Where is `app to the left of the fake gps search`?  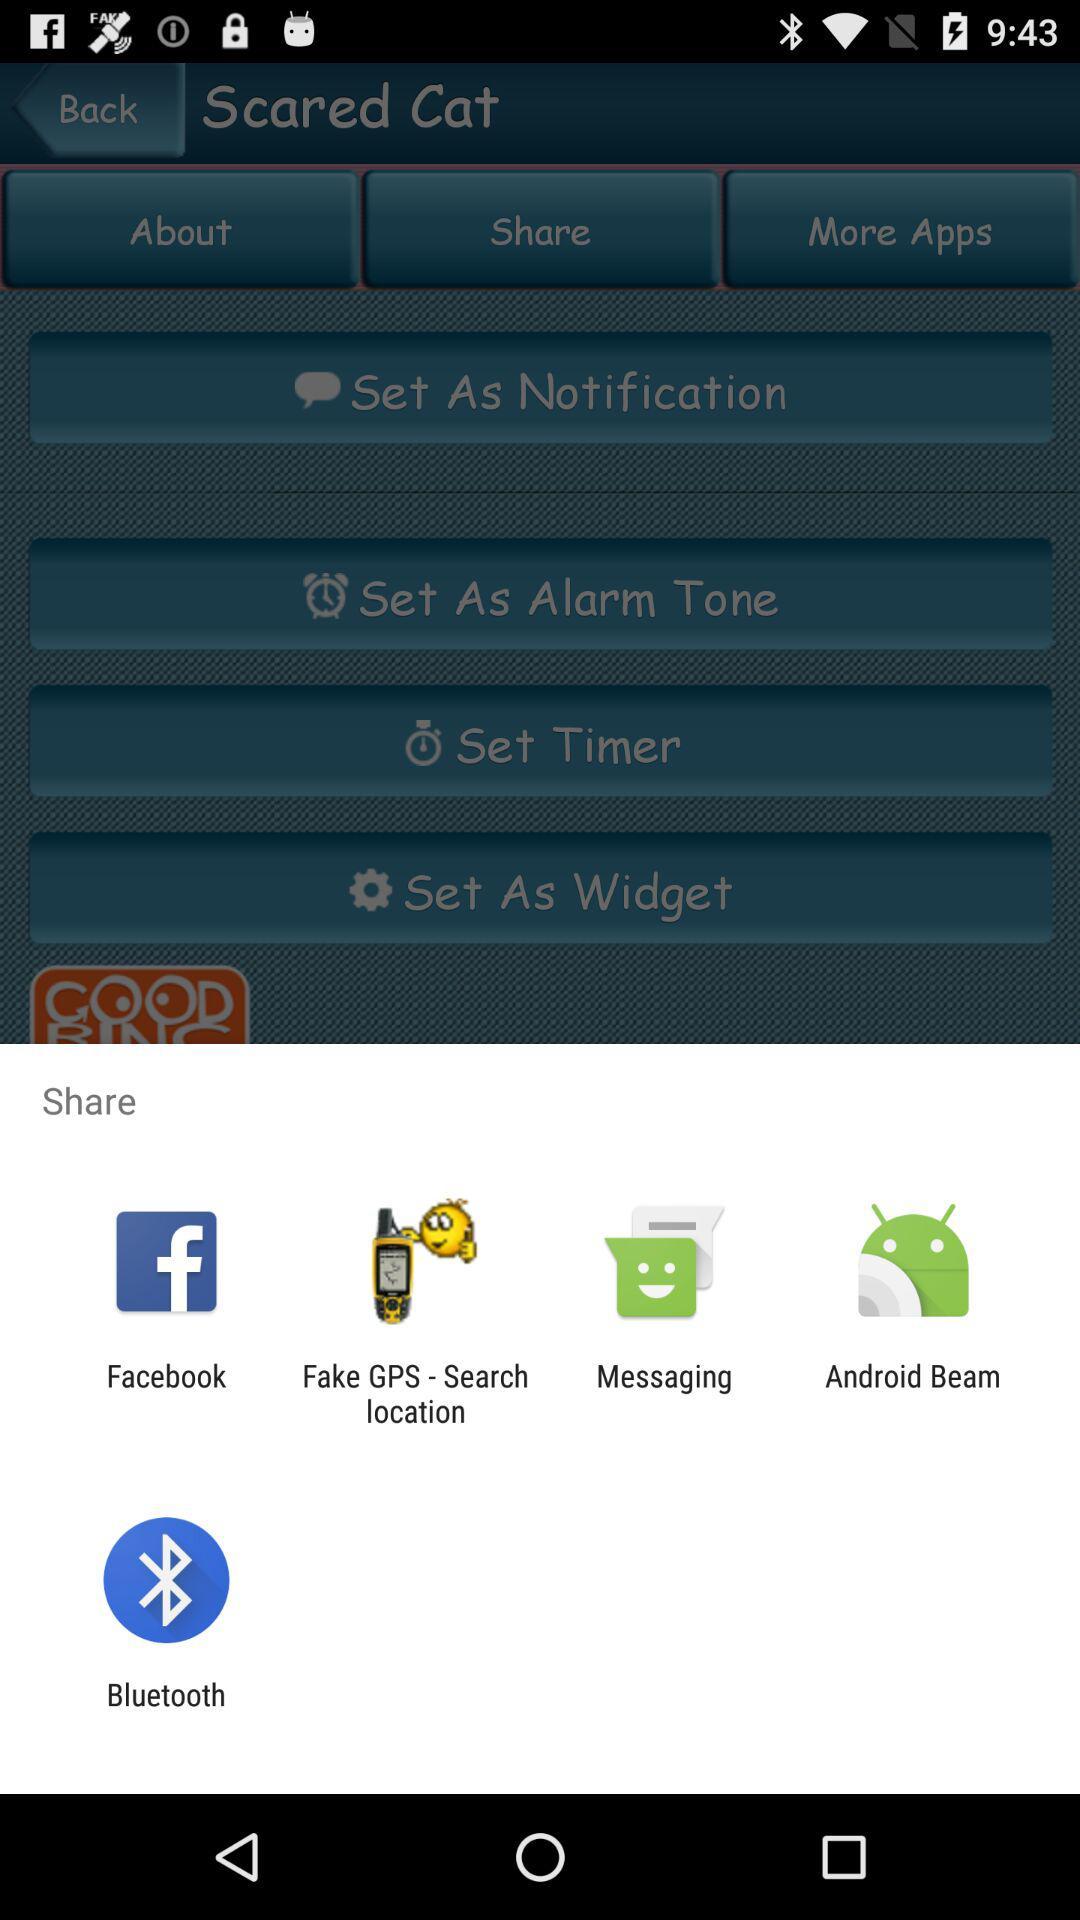
app to the left of the fake gps search is located at coordinates (165, 1392).